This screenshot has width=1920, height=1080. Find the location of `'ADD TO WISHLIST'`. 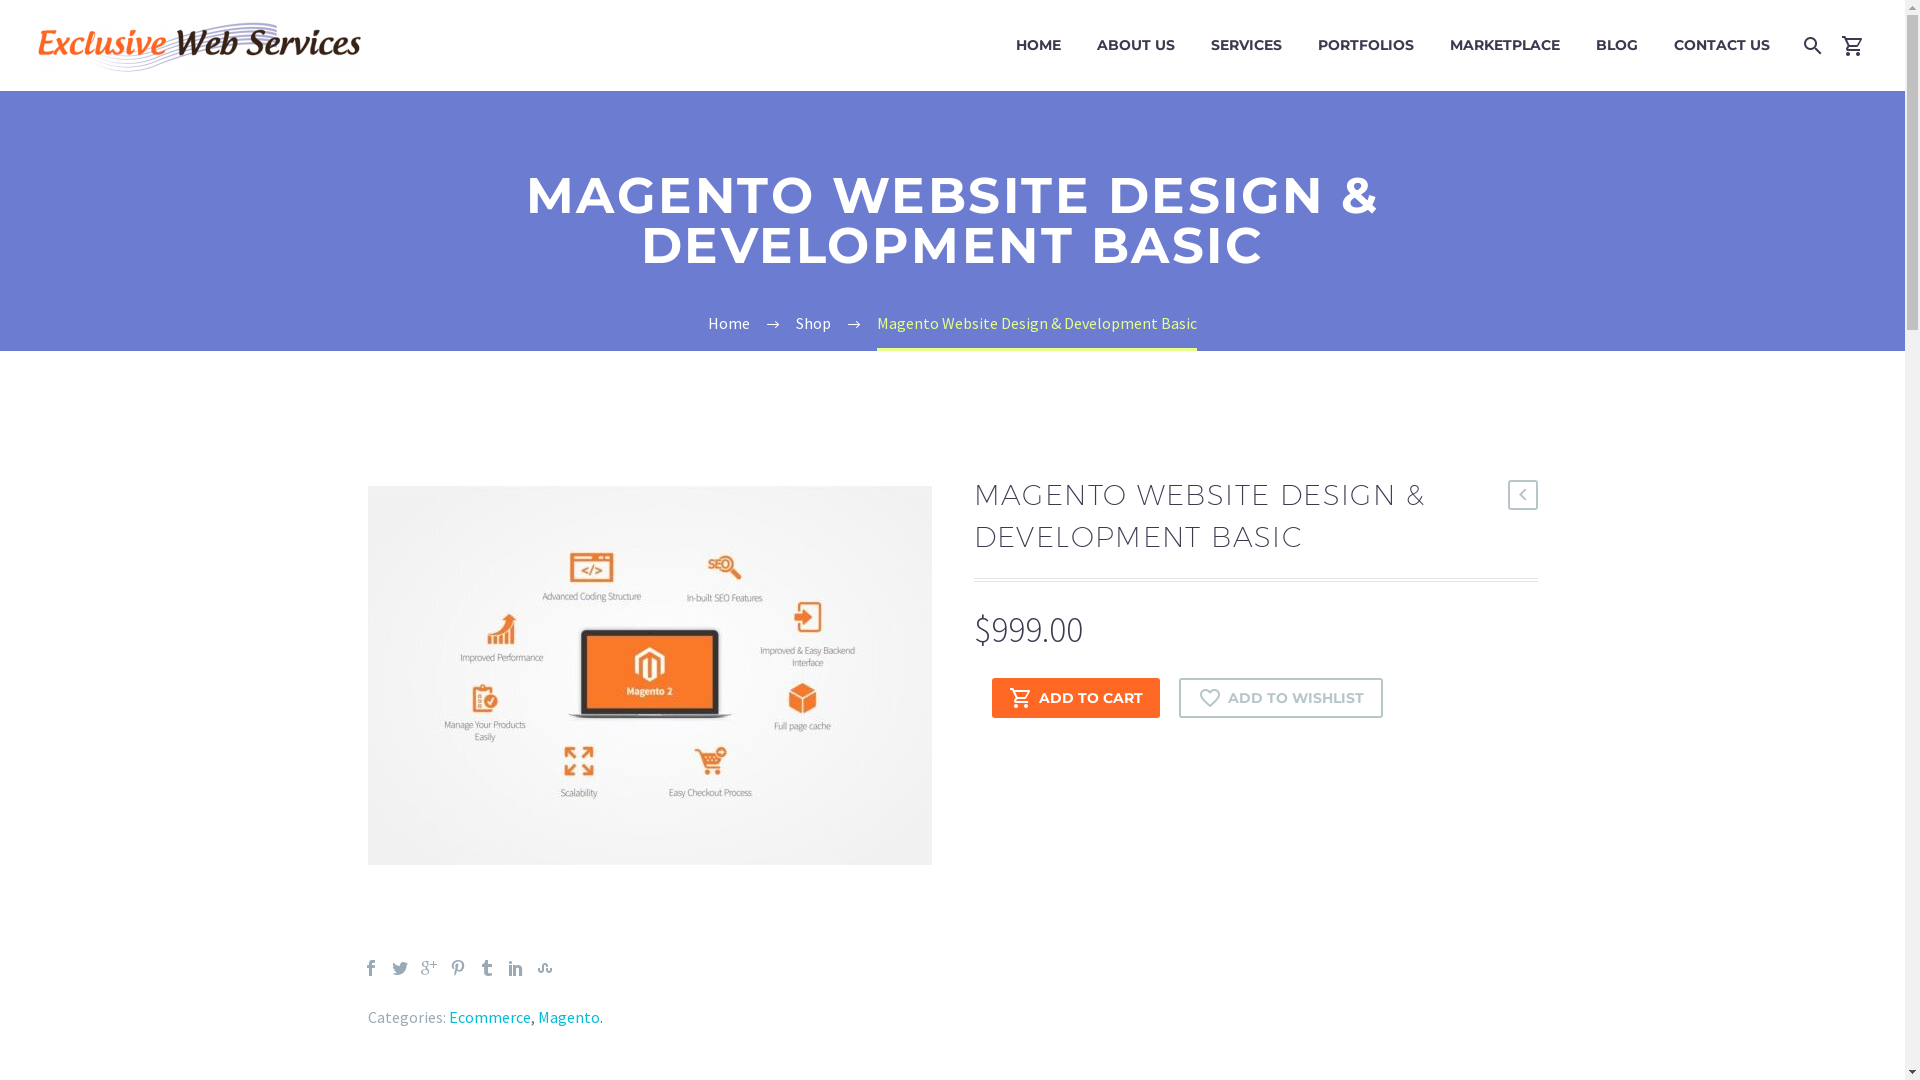

'ADD TO WISHLIST' is located at coordinates (1280, 697).